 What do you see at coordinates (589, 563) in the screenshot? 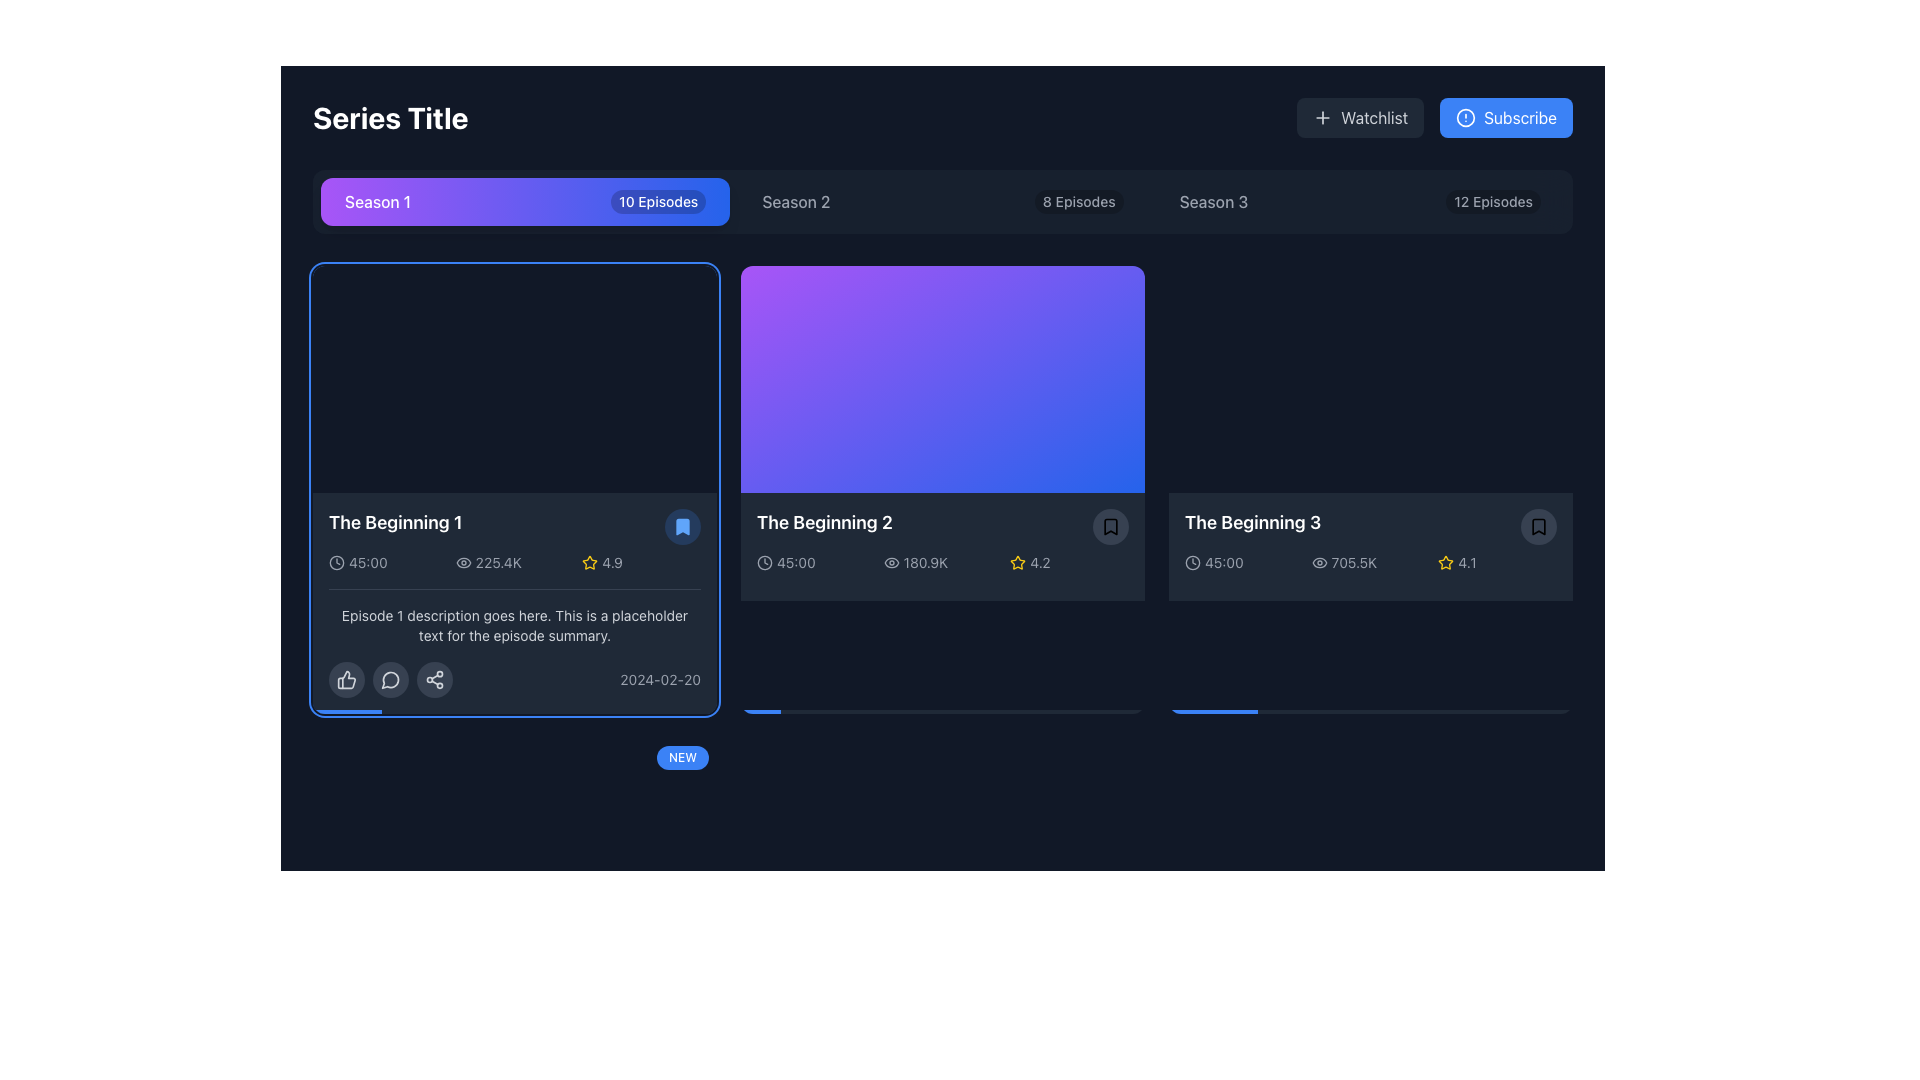
I see `the star-shaped icon with a yellow fill and black outline, which is positioned adjacent to the numeric rating '4.9' in the first card of the series list` at bounding box center [589, 563].